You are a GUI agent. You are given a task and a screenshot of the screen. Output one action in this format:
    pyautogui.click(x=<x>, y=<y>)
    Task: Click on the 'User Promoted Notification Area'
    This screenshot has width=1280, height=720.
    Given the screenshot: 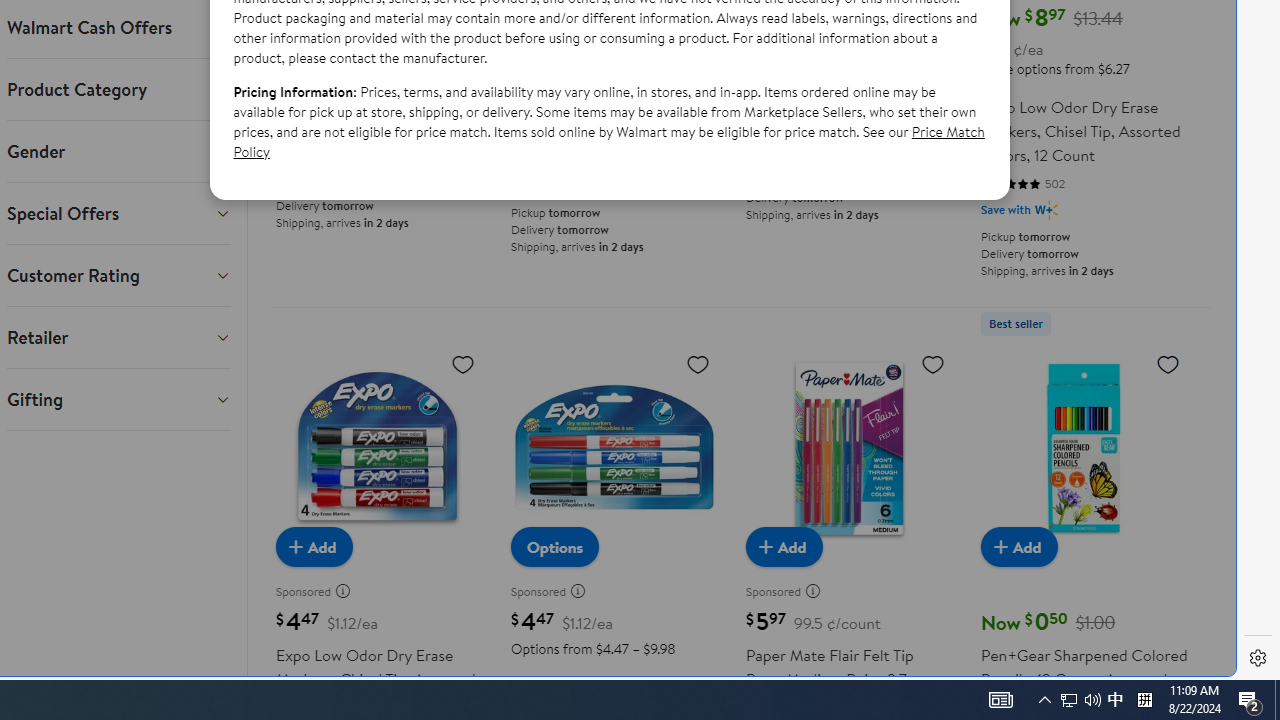 What is the action you would take?
    pyautogui.click(x=1092, y=698)
    